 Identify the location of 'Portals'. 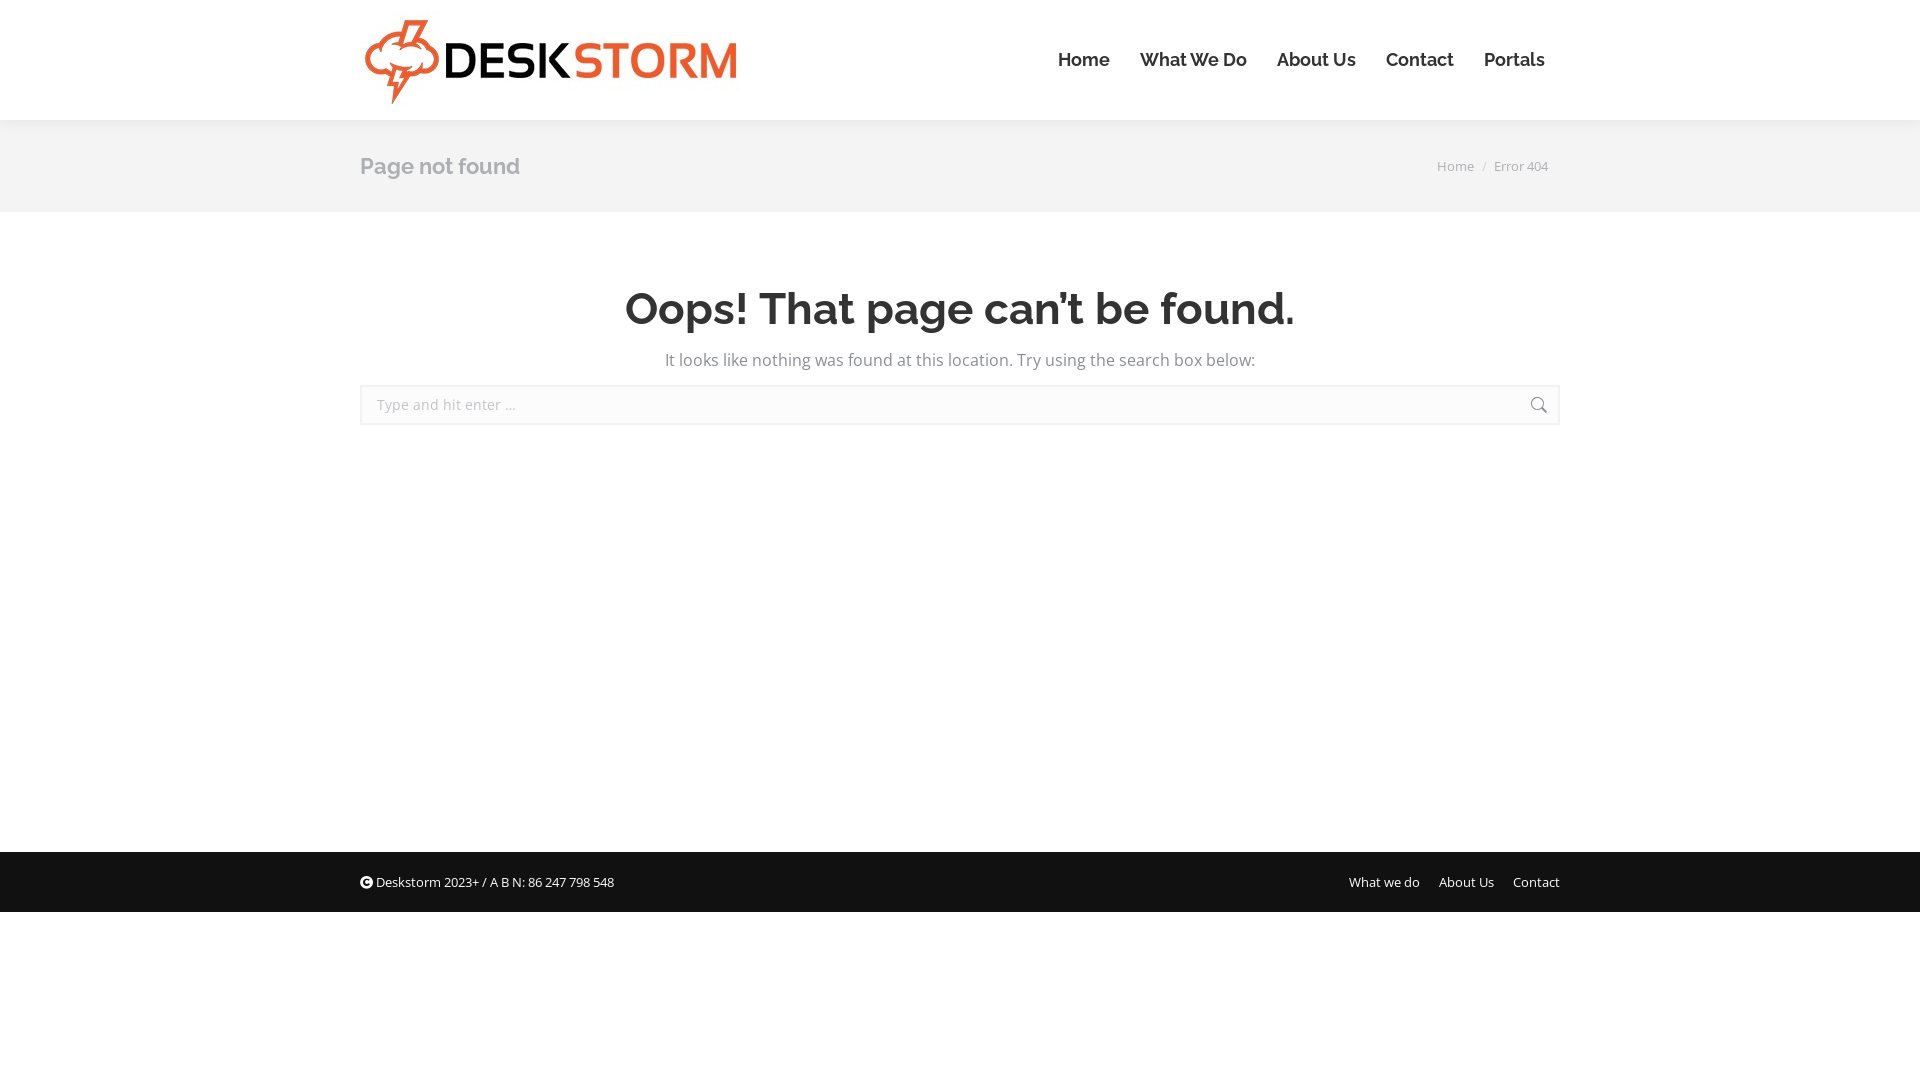
(1514, 59).